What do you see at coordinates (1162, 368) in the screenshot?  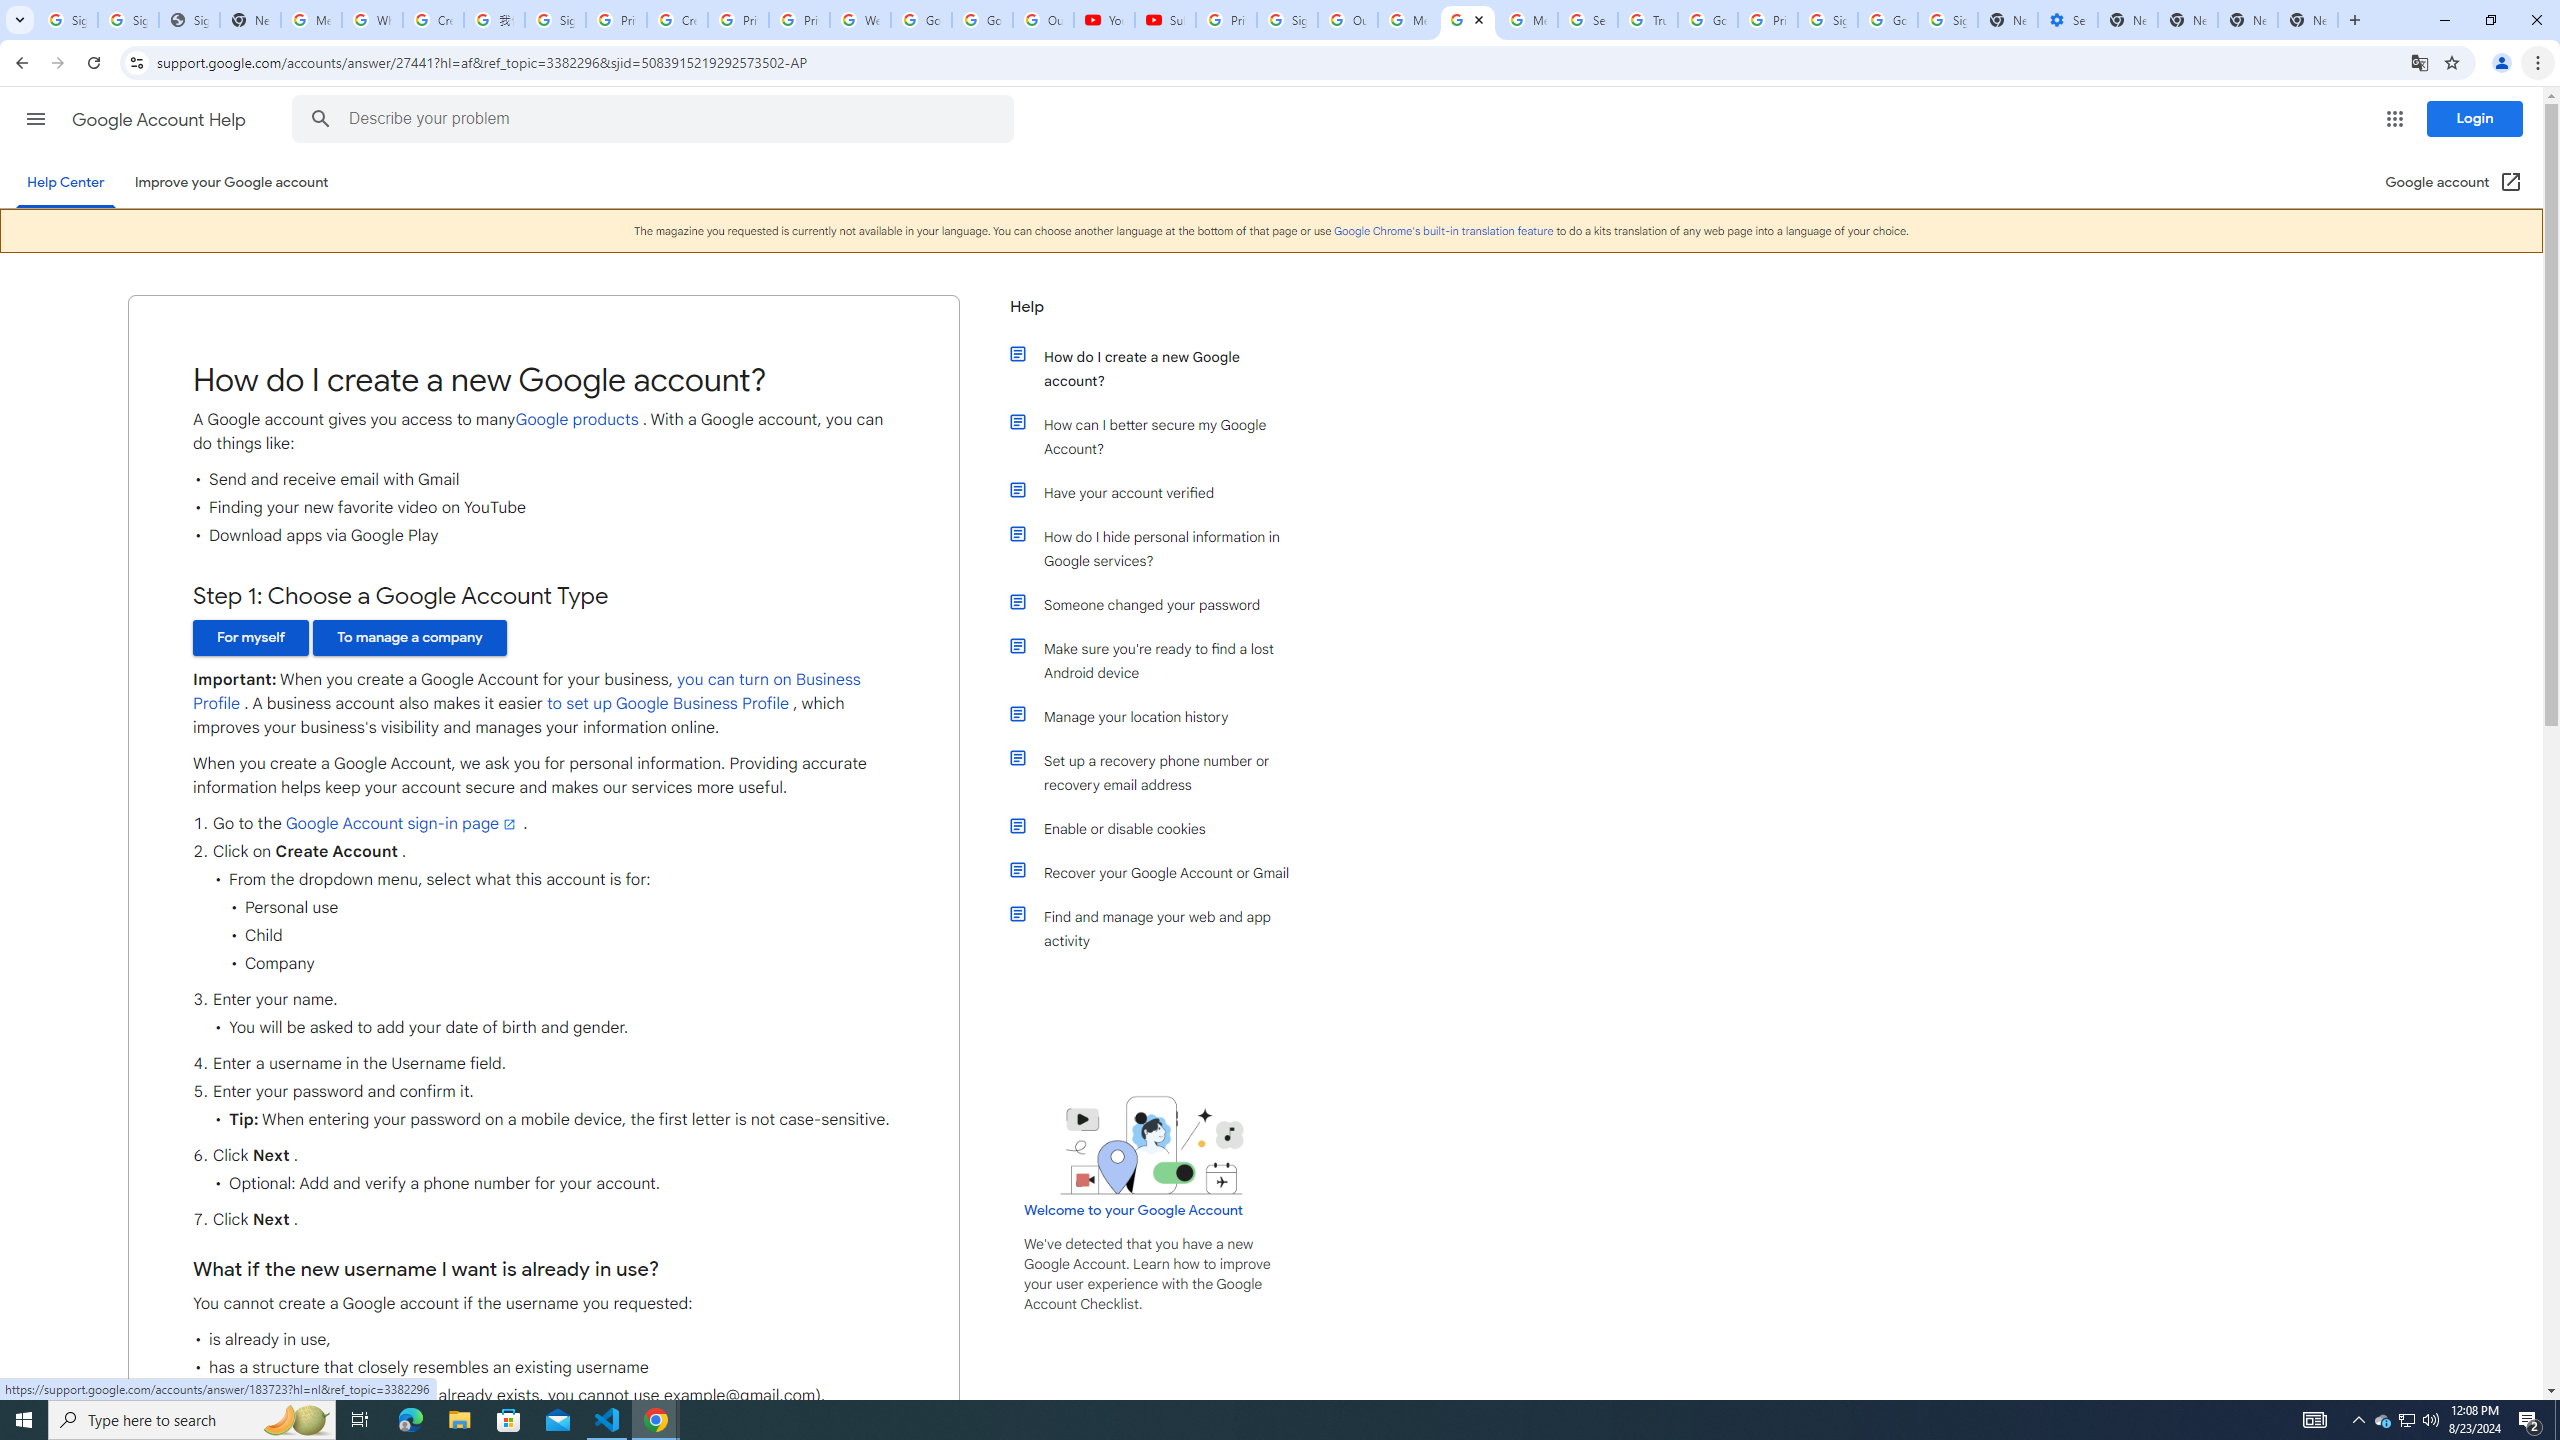 I see `'How do I create a new Google account?'` at bounding box center [1162, 368].